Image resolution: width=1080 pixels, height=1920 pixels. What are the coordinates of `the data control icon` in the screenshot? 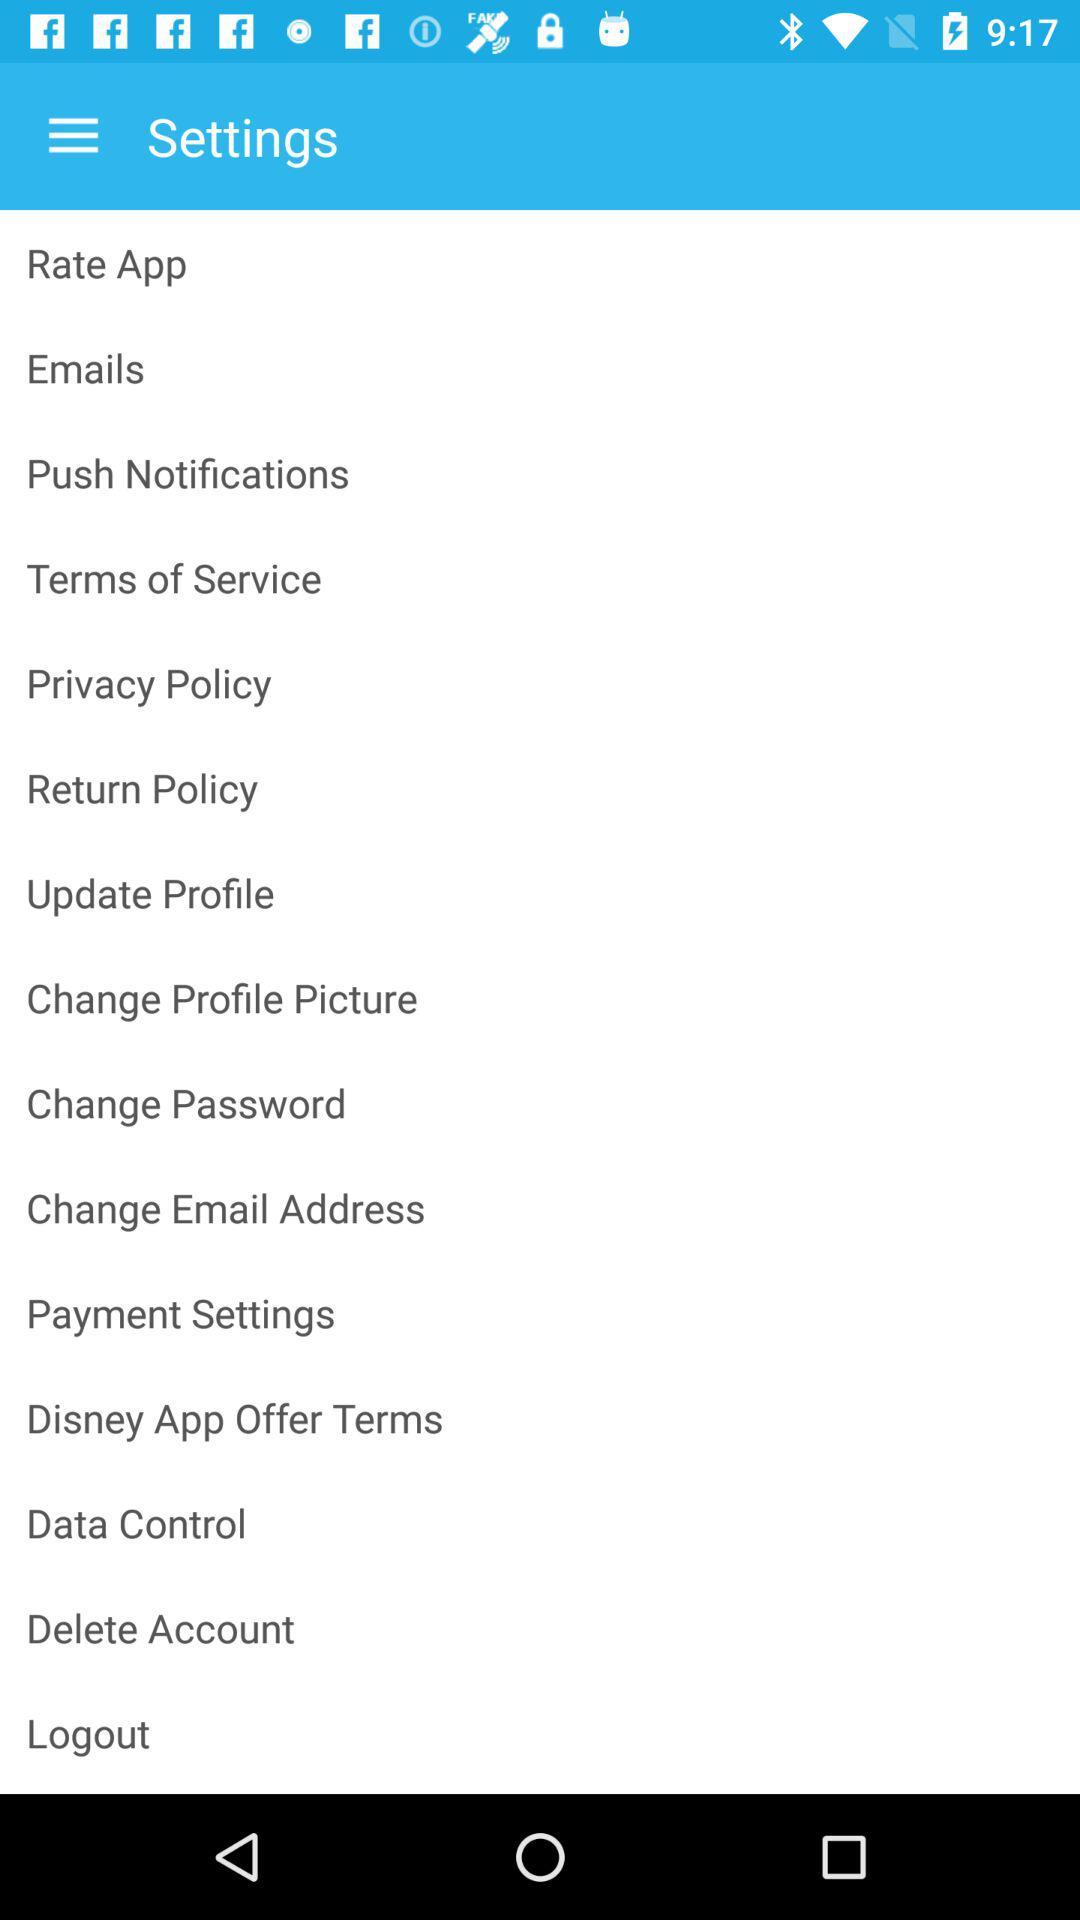 It's located at (540, 1521).